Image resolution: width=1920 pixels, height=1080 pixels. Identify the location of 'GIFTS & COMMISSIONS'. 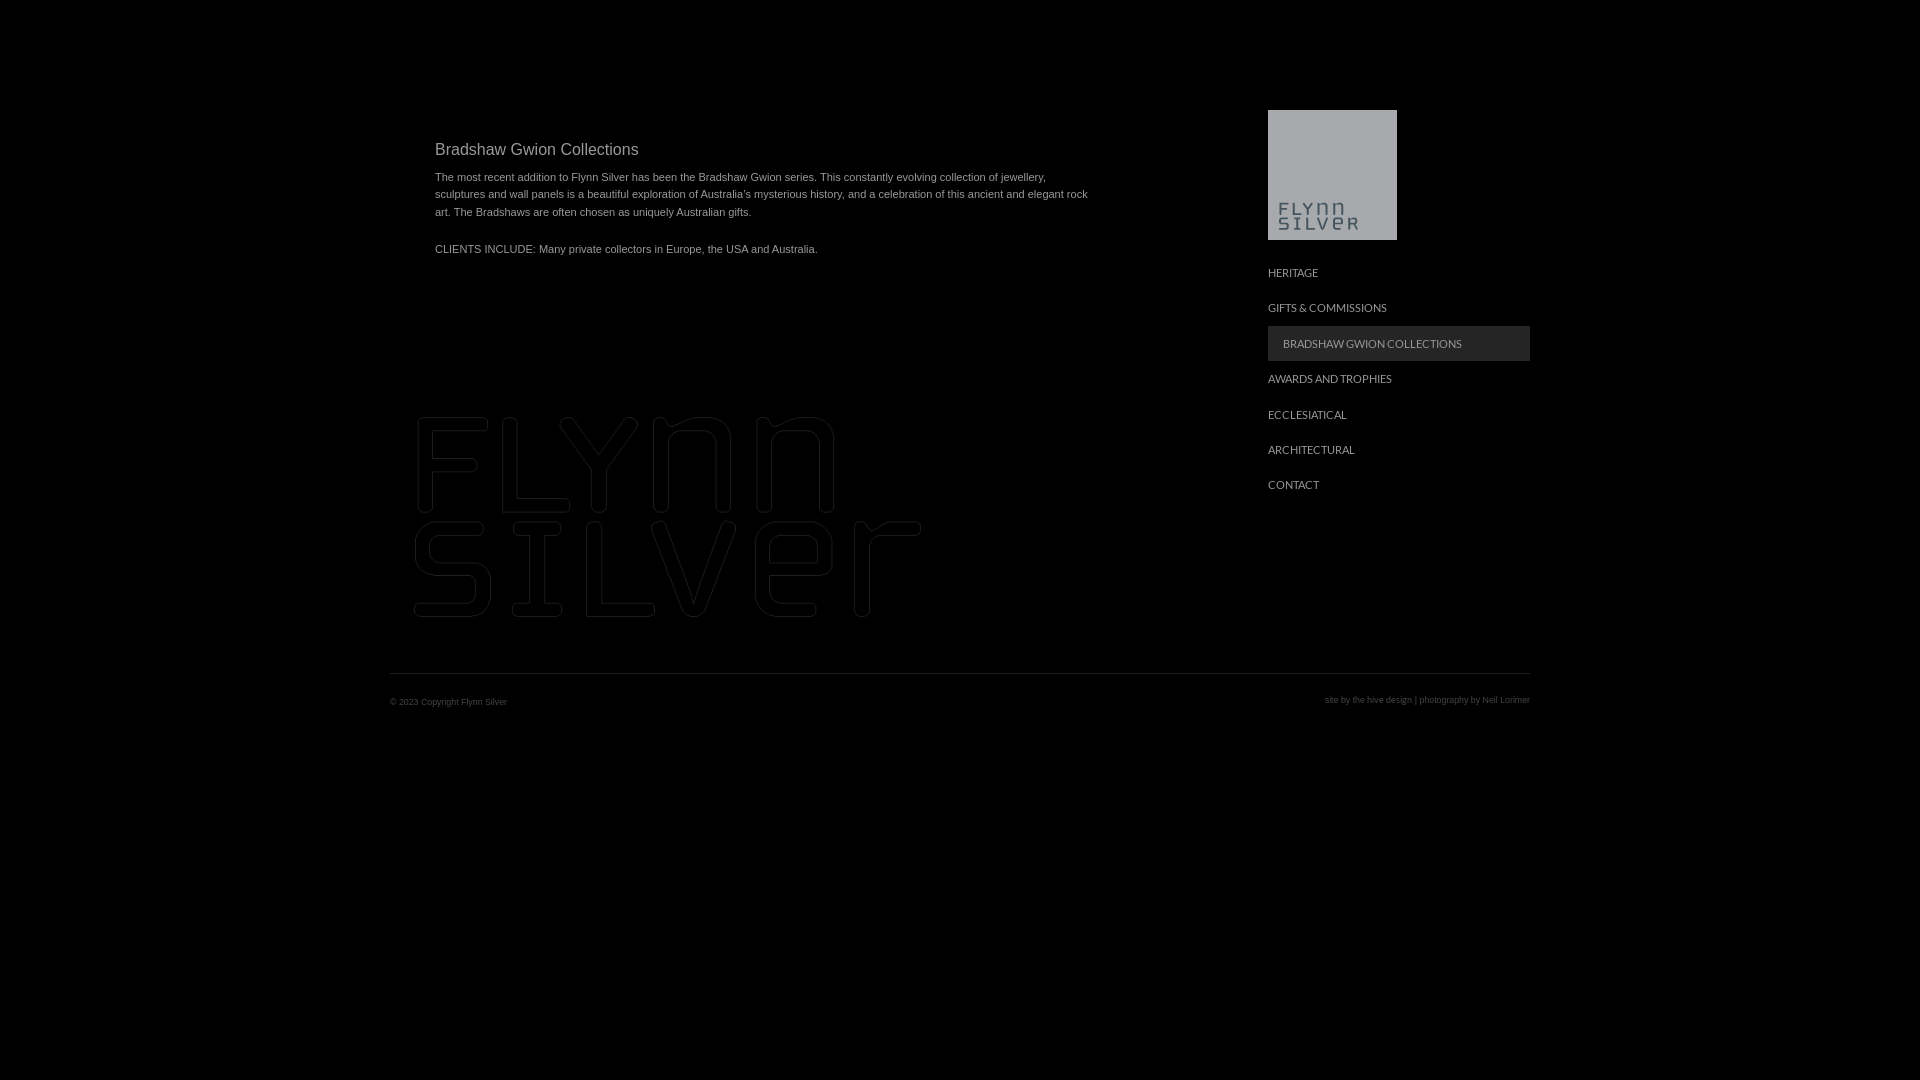
(1398, 307).